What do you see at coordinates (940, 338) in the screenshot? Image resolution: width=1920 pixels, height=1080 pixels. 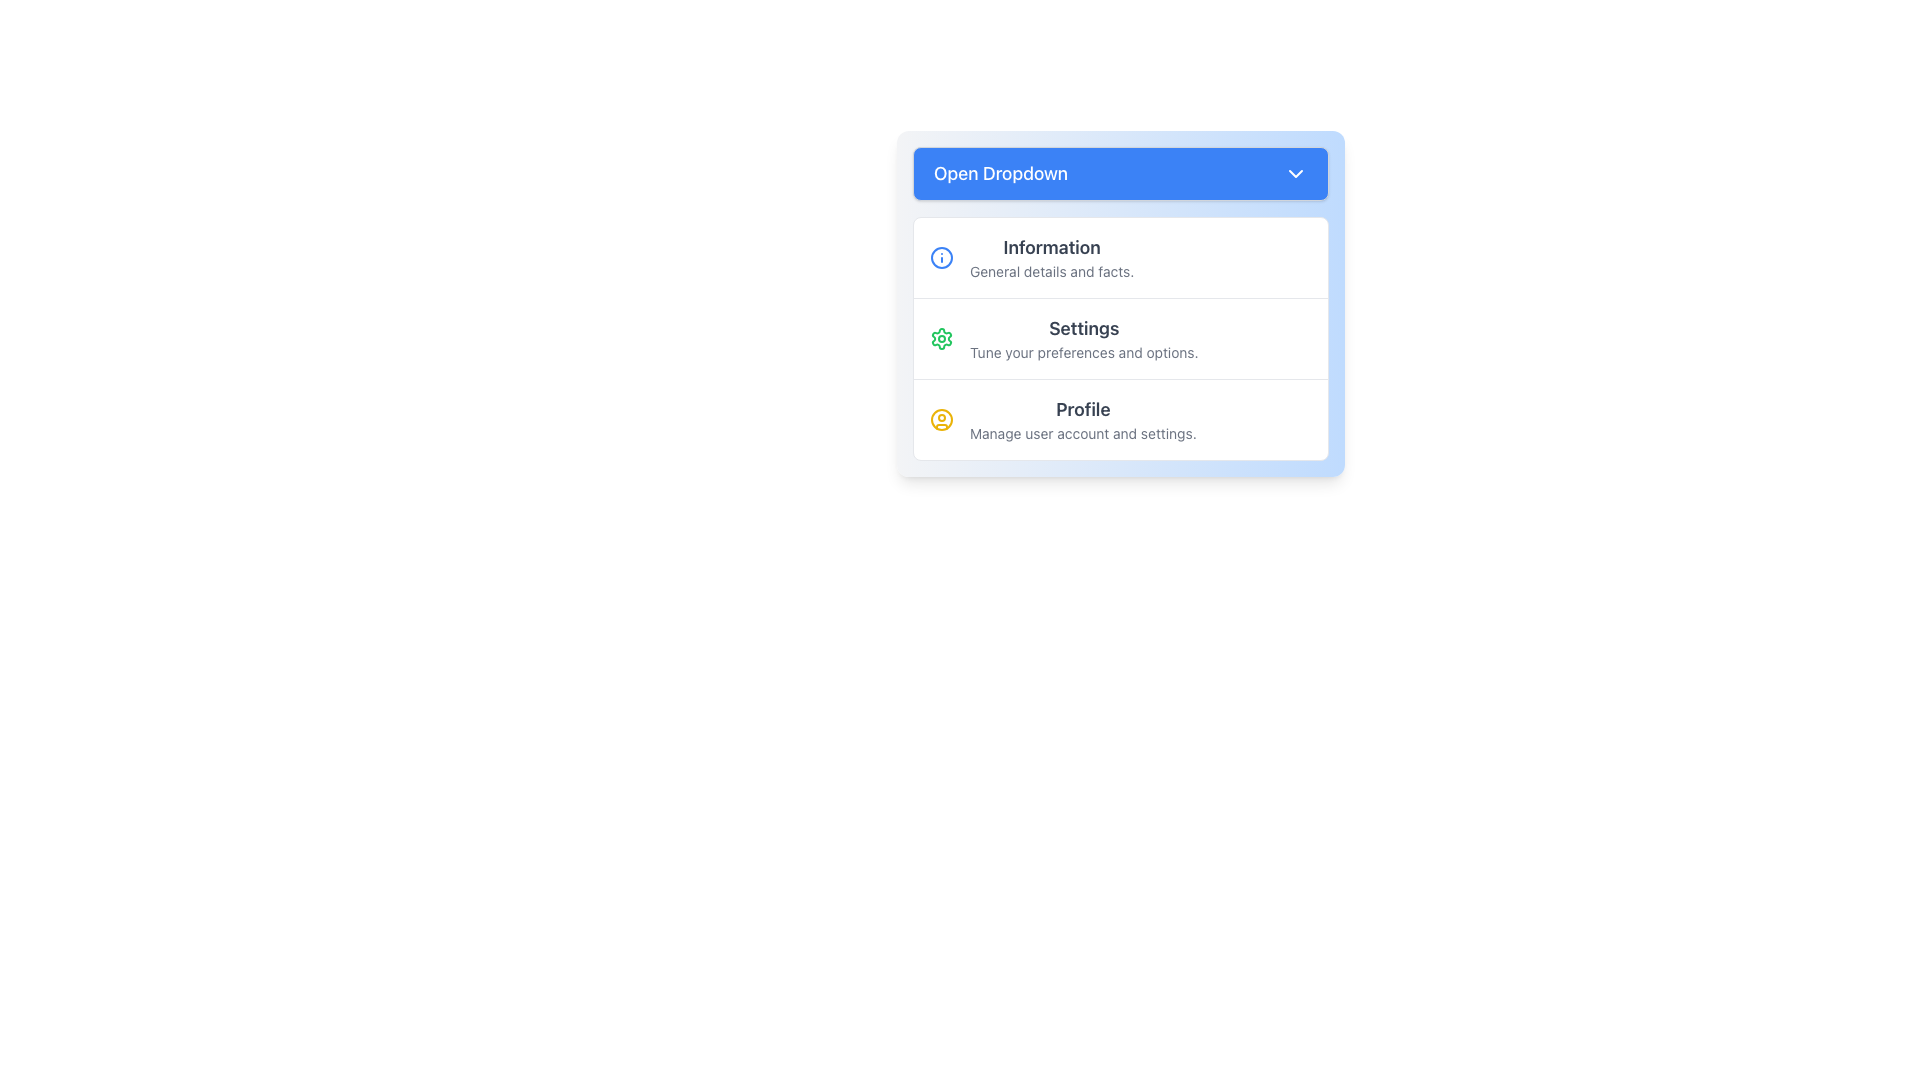 I see `the settings icon located in the second option of the dropdown menu` at bounding box center [940, 338].